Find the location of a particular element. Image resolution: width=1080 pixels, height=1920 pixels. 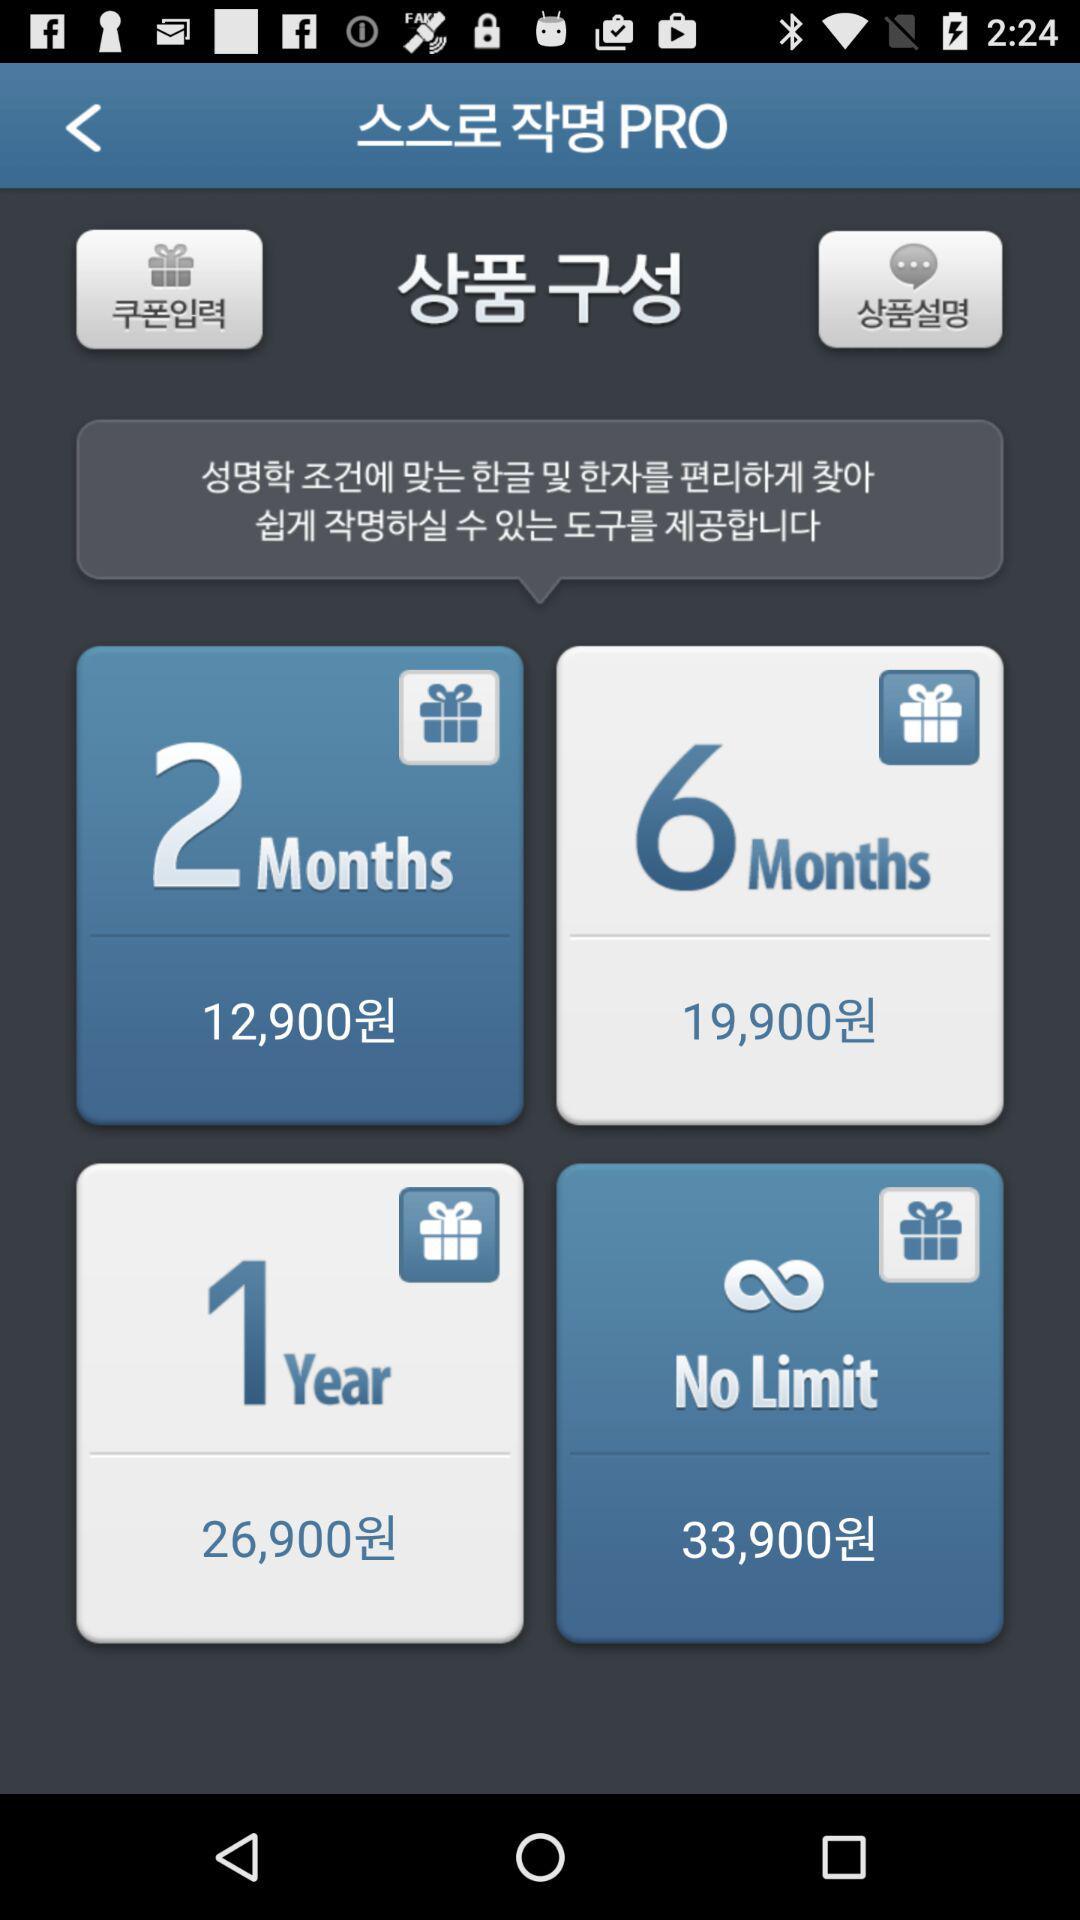

option is located at coordinates (778, 1406).